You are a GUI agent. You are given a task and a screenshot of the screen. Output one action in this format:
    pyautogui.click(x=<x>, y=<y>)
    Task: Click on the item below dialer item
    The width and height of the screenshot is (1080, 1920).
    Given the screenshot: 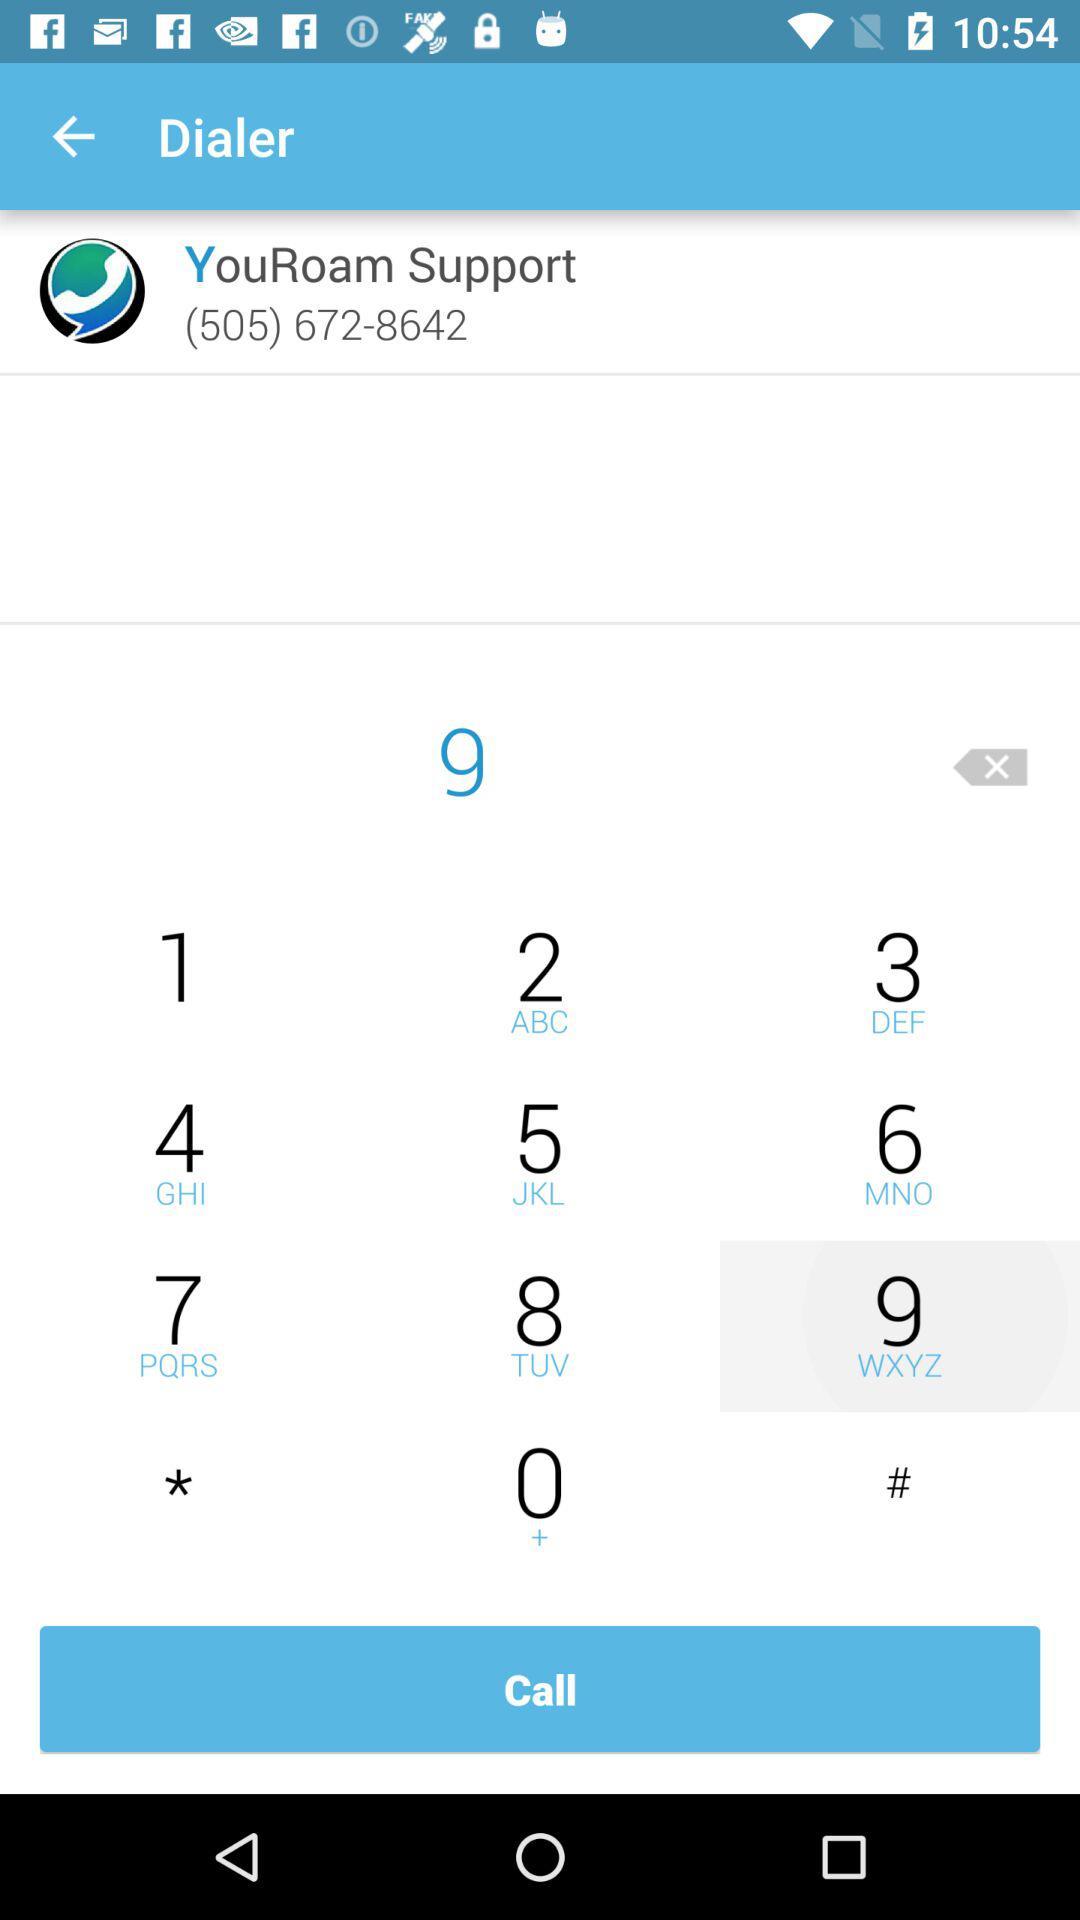 What is the action you would take?
    pyautogui.click(x=380, y=262)
    